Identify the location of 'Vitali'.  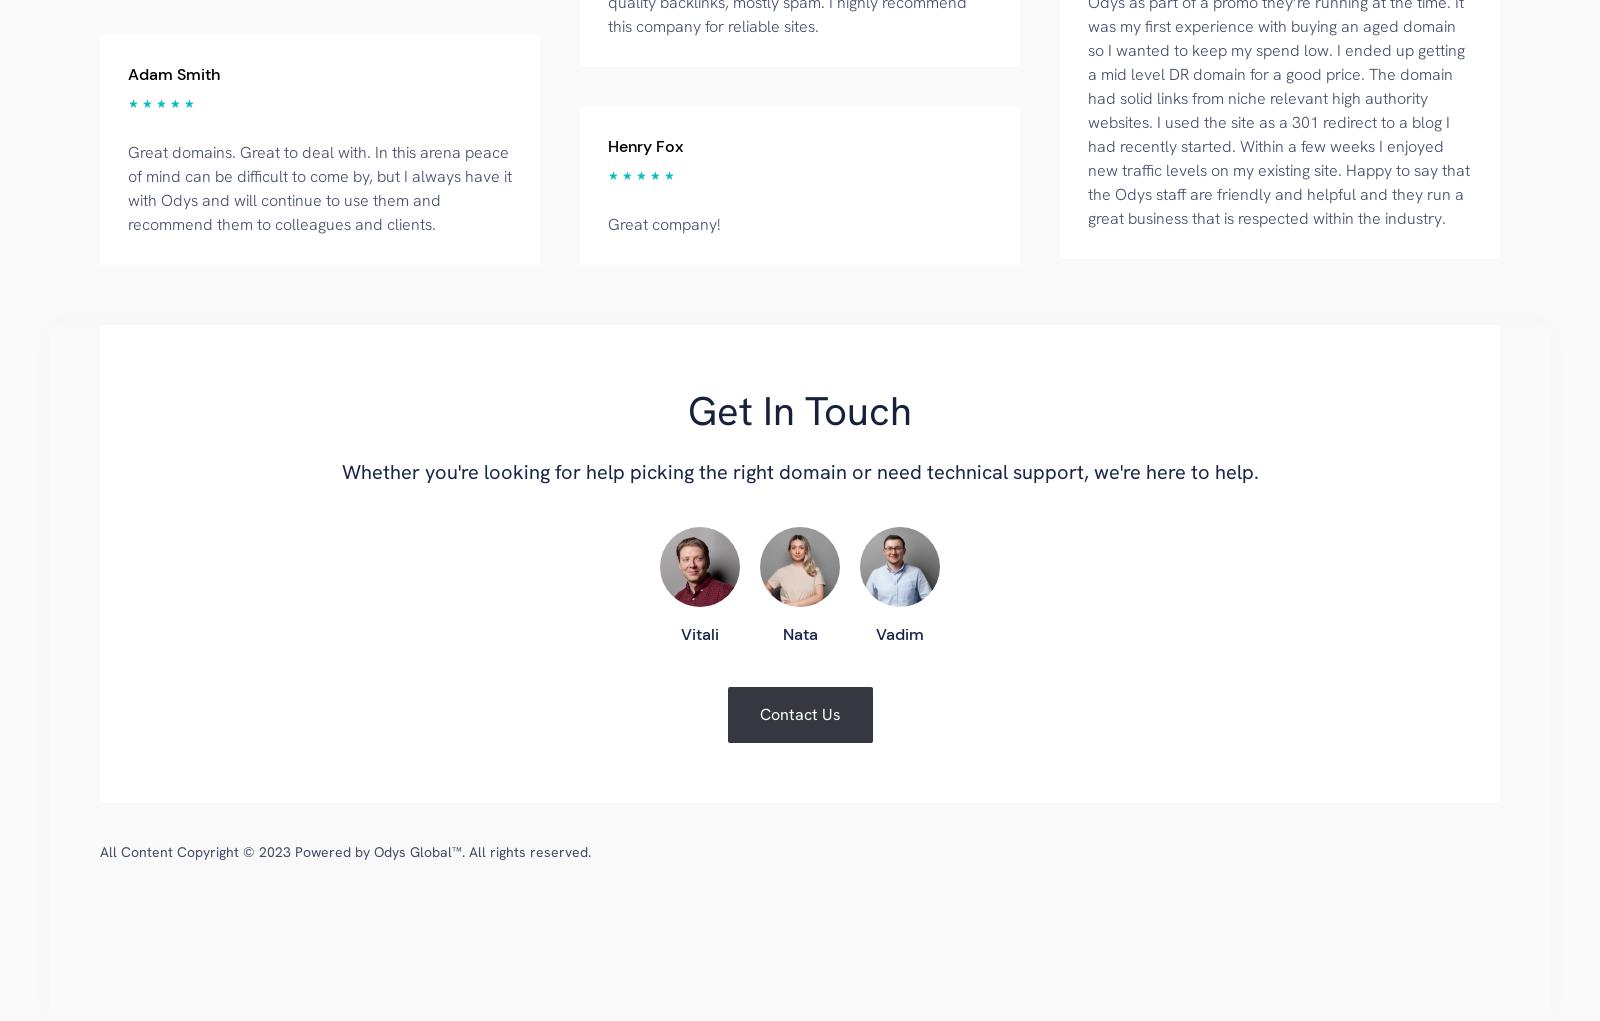
(700, 632).